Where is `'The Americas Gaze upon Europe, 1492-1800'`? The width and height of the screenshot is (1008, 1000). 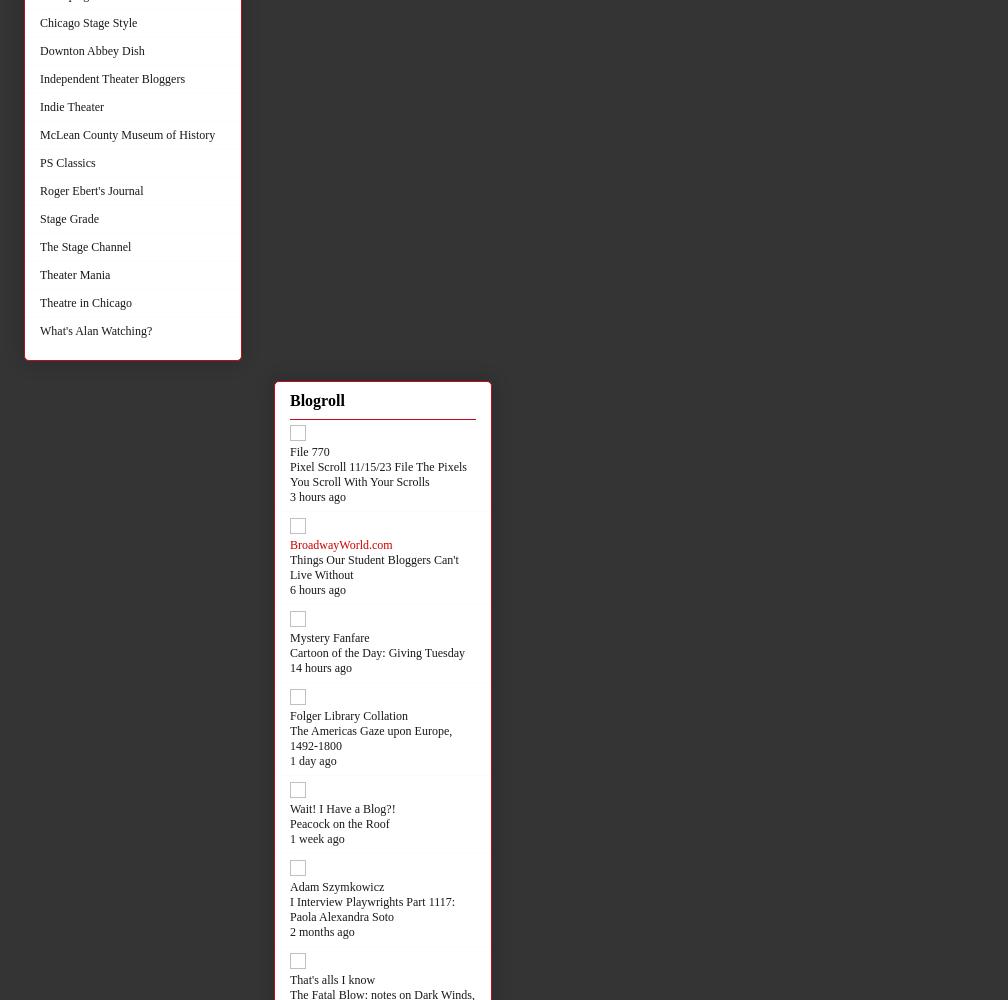
'The Americas Gaze upon Europe, 1492-1800' is located at coordinates (371, 736).